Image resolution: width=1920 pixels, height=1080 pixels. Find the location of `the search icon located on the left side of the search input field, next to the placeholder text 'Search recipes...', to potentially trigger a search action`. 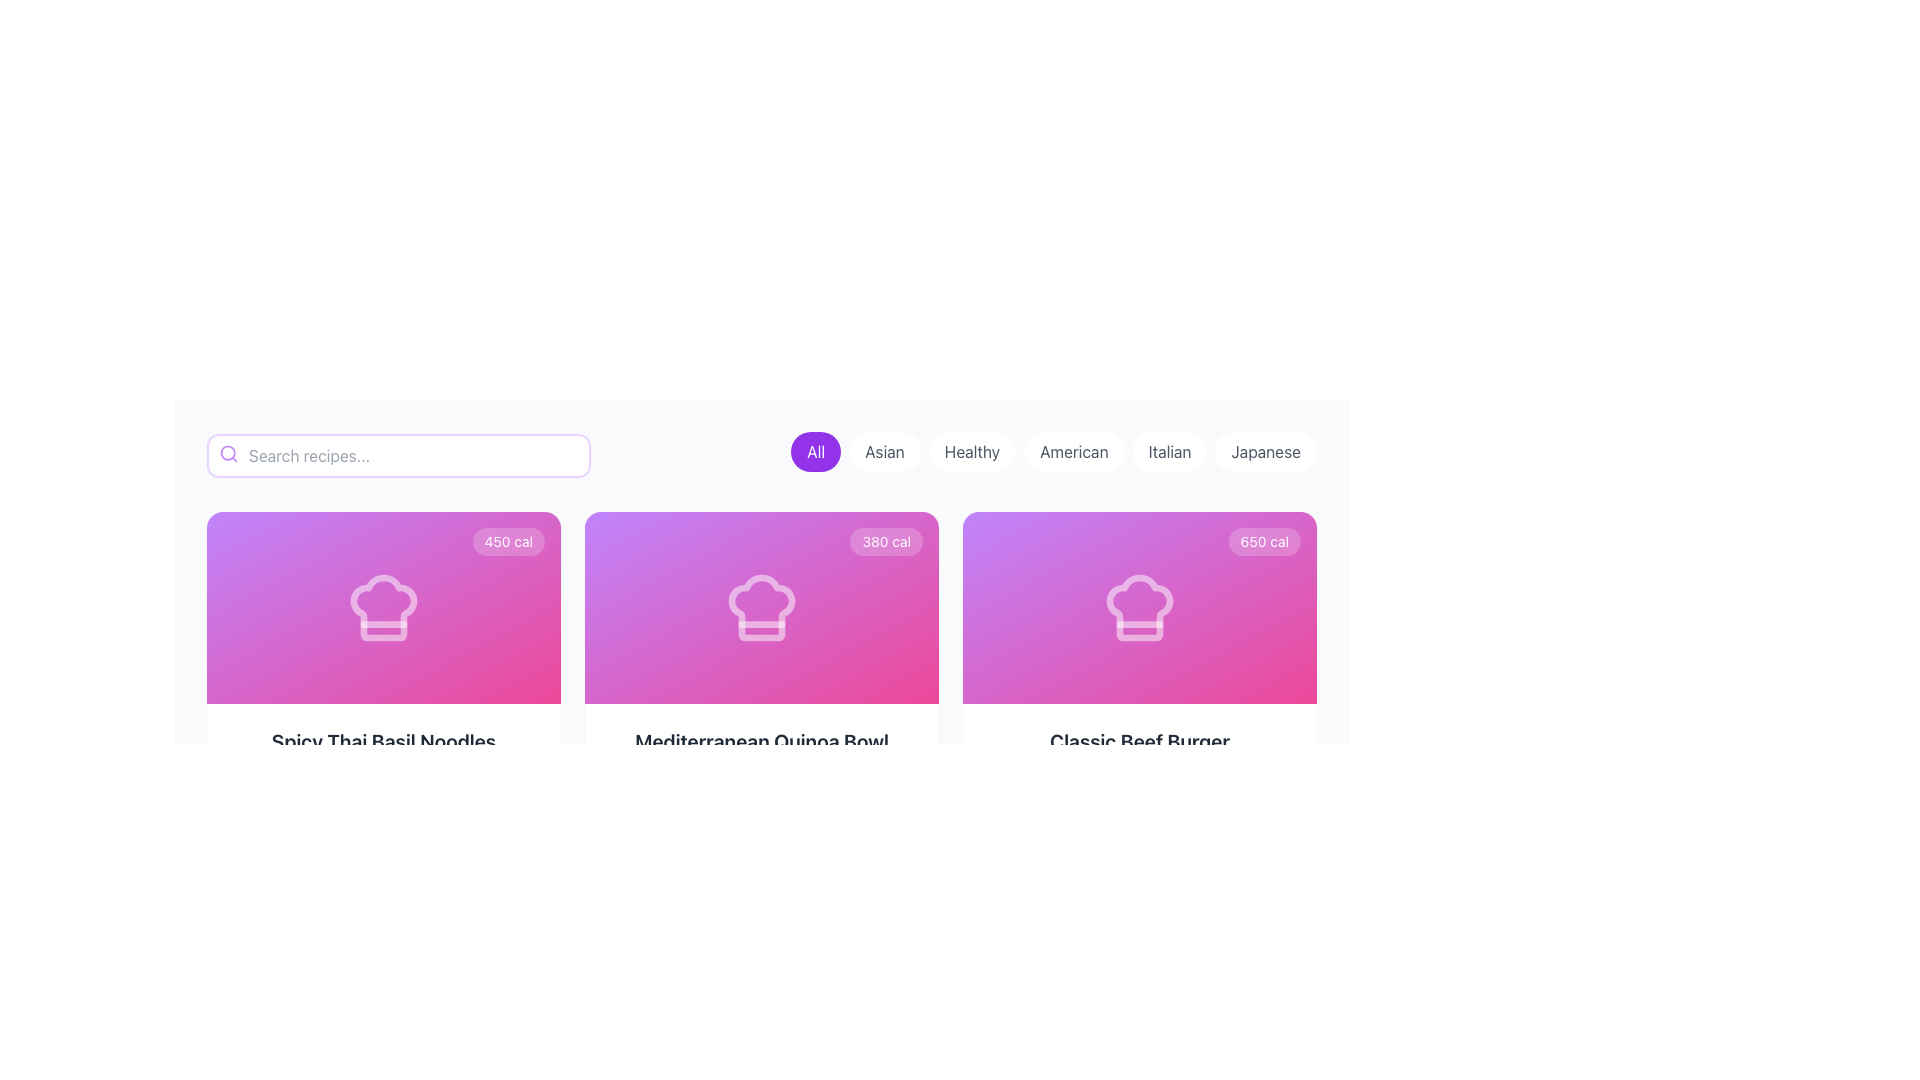

the search icon located on the left side of the search input field, next to the placeholder text 'Search recipes...', to potentially trigger a search action is located at coordinates (229, 454).